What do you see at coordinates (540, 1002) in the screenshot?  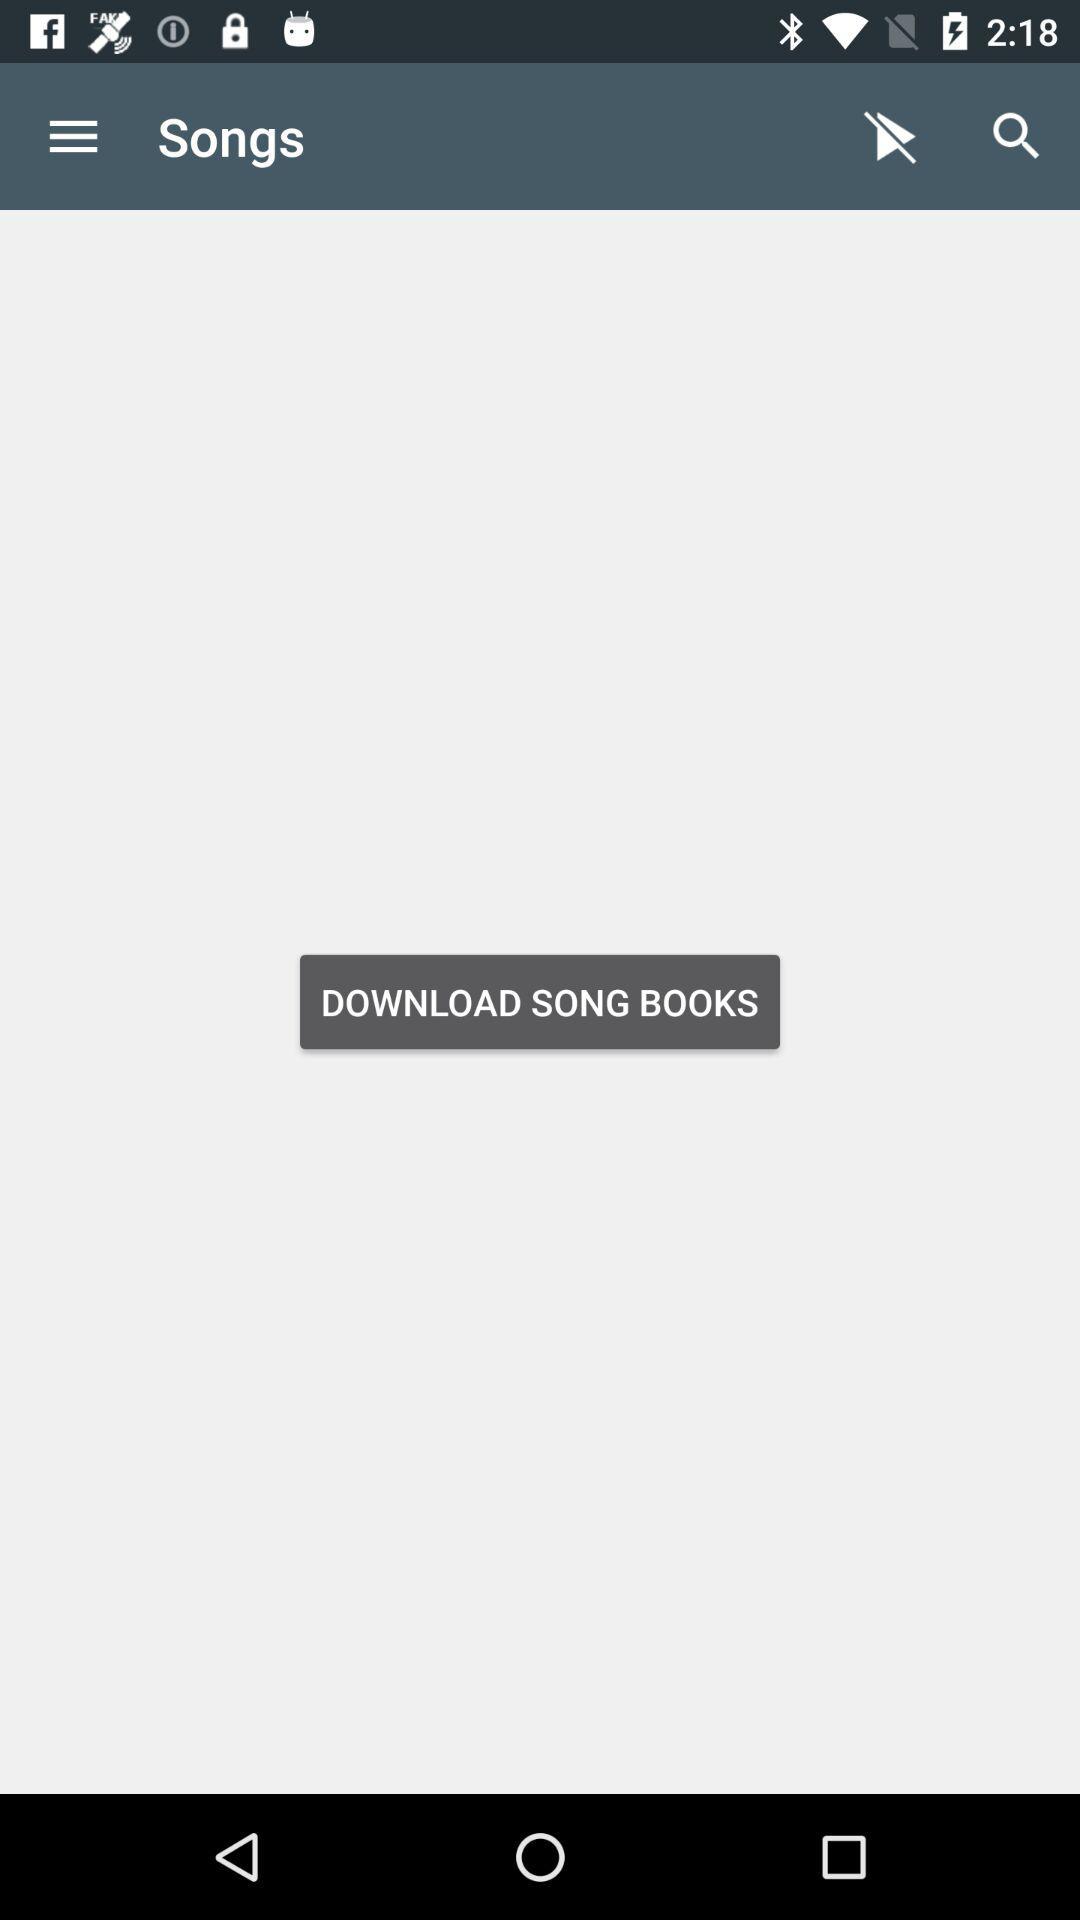 I see `the download song books` at bounding box center [540, 1002].